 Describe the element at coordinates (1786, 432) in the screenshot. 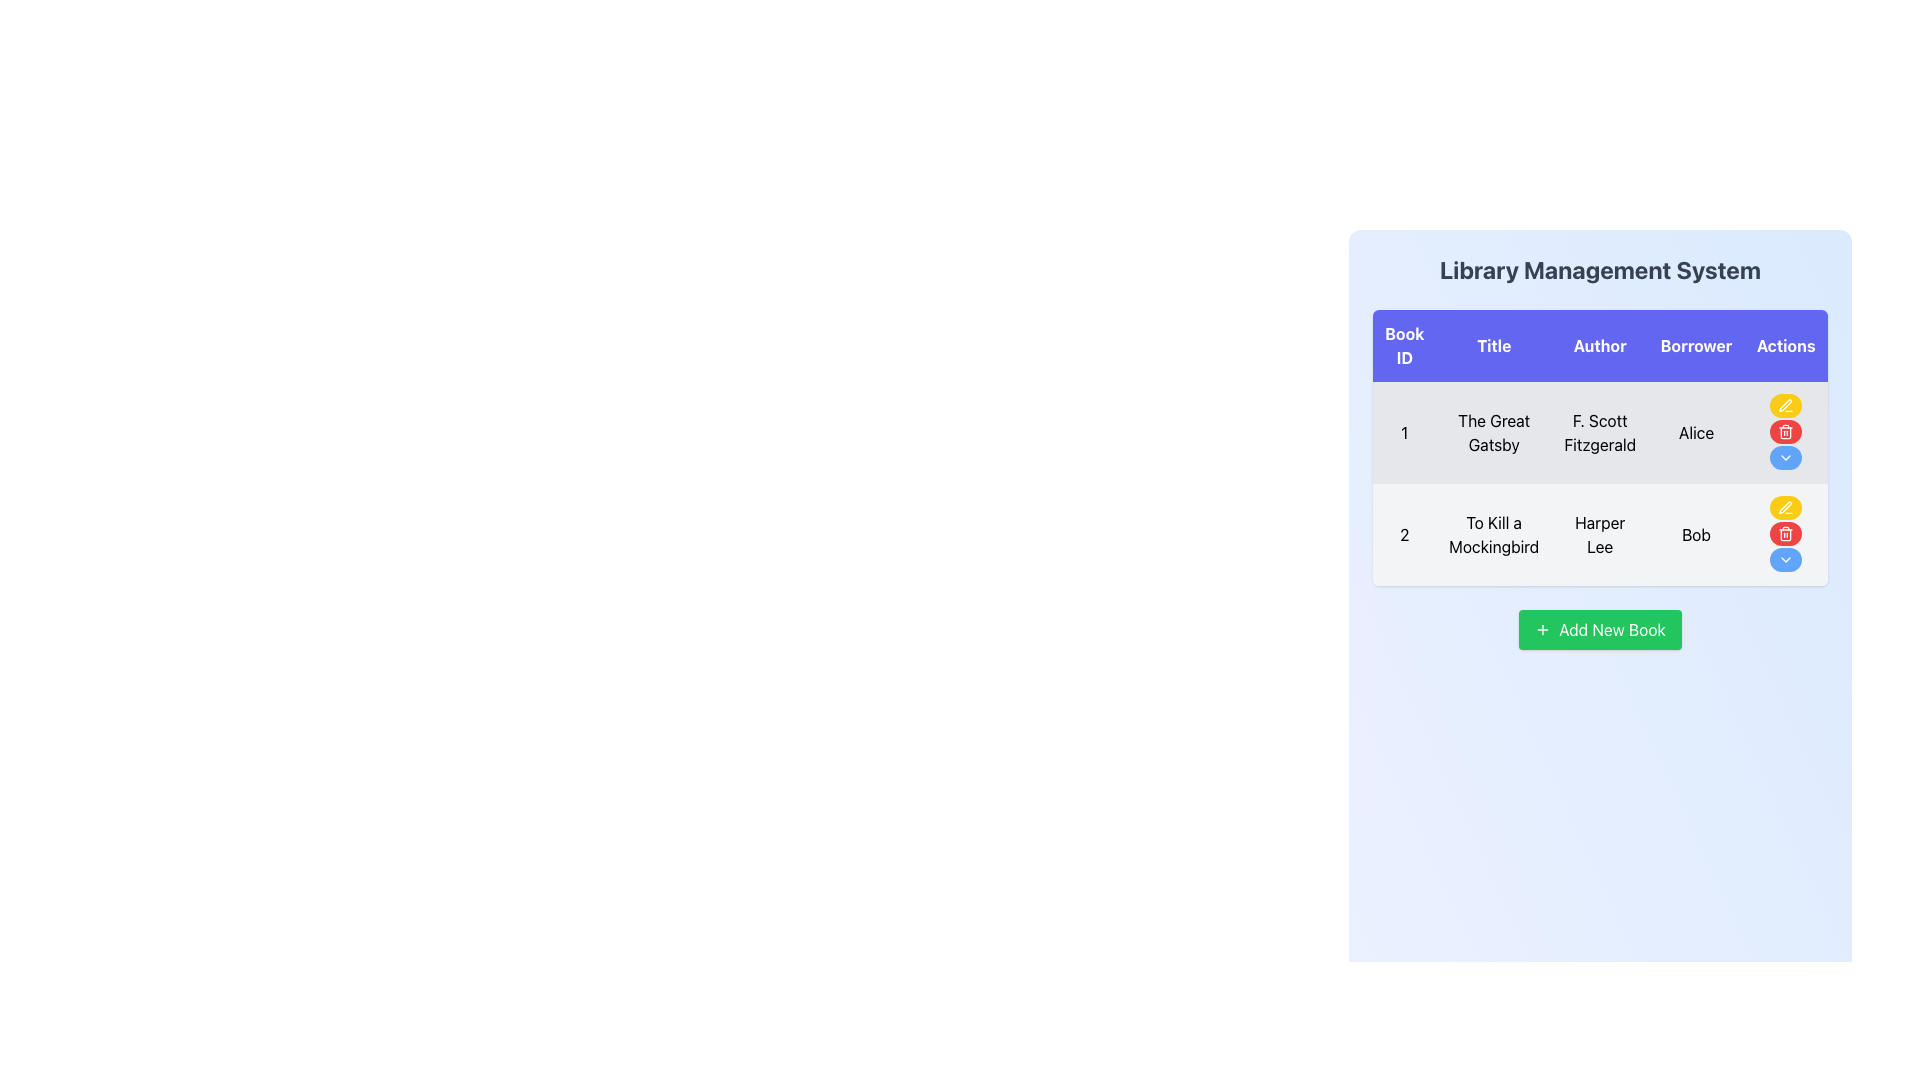

I see `the main body of the trash can icon in the 'Actions' column of the second row for the 'To Kill a Mockingbird' entry` at that location.